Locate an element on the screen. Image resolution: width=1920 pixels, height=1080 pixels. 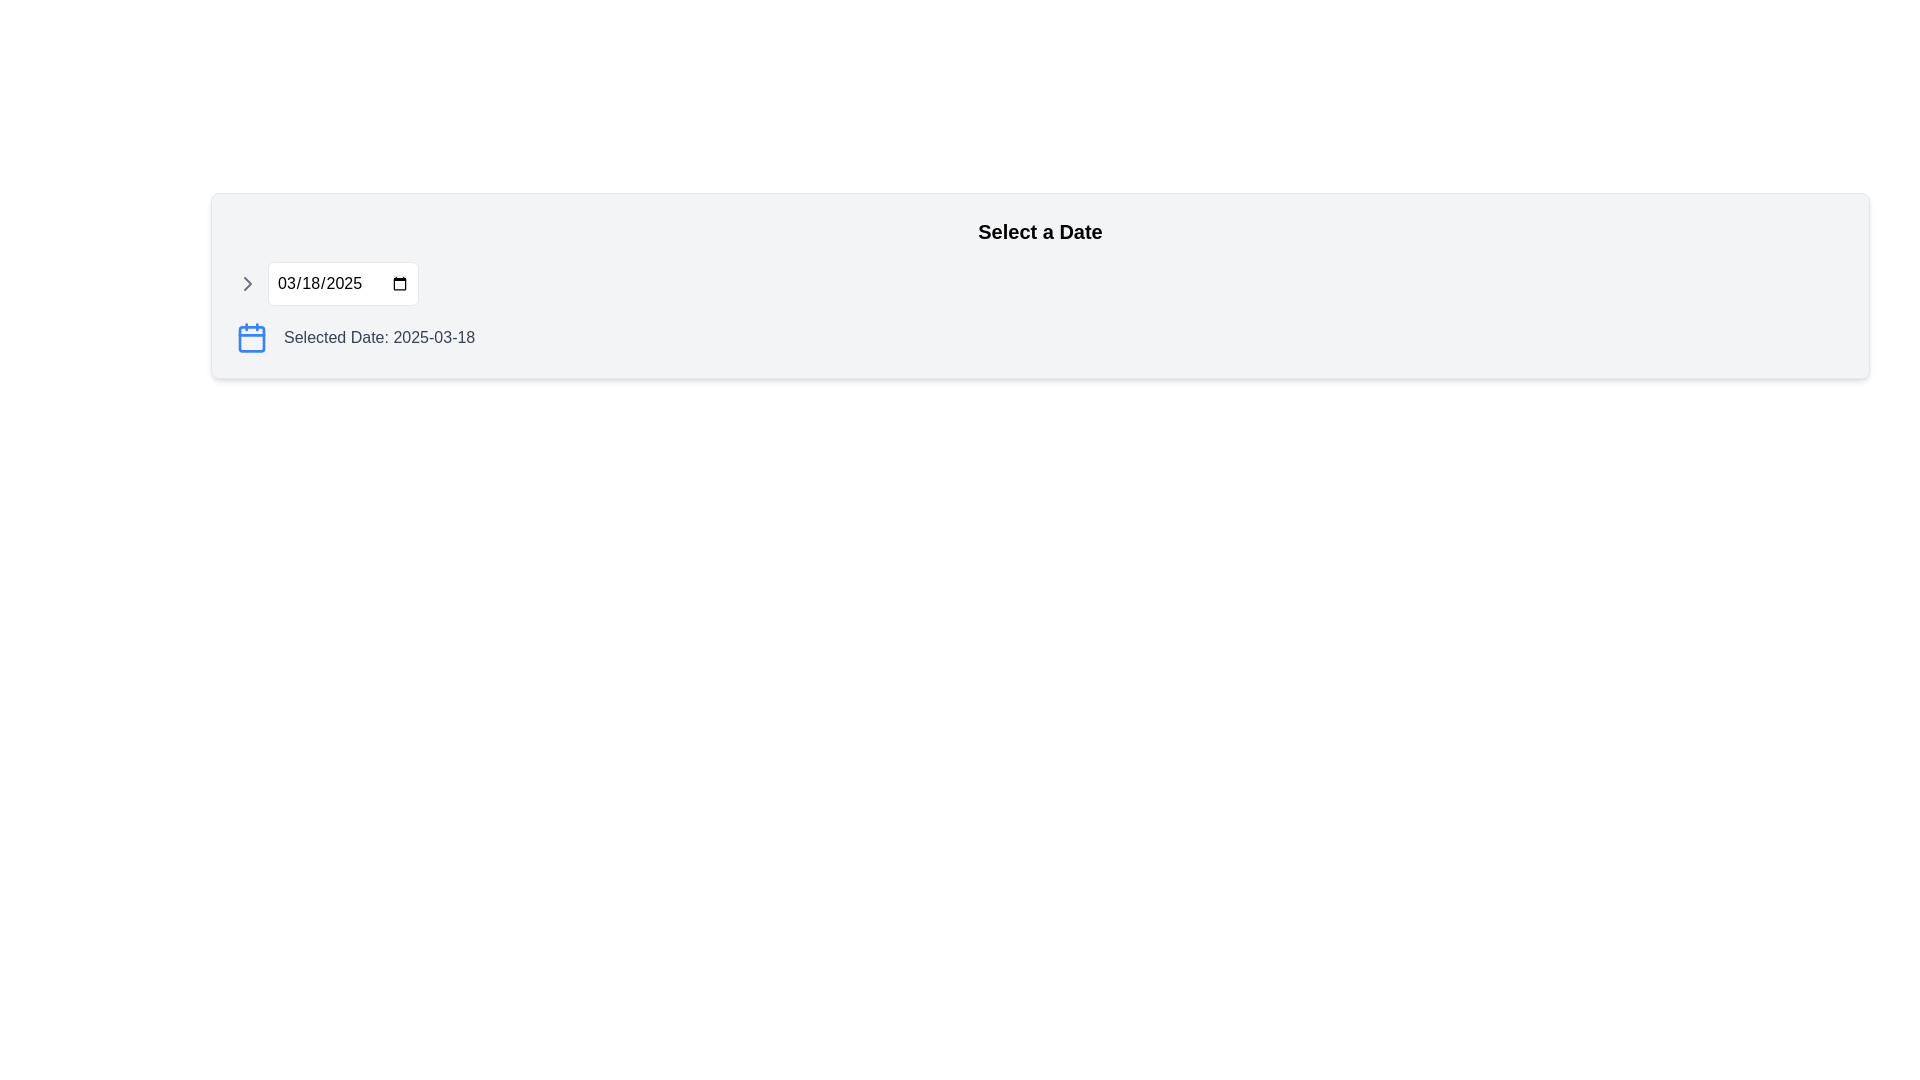
the calendar icon that visually represents the date selection functionality for 'Selected Date: 2025-03-18', located to the left of the corresponding text is located at coordinates (251, 337).